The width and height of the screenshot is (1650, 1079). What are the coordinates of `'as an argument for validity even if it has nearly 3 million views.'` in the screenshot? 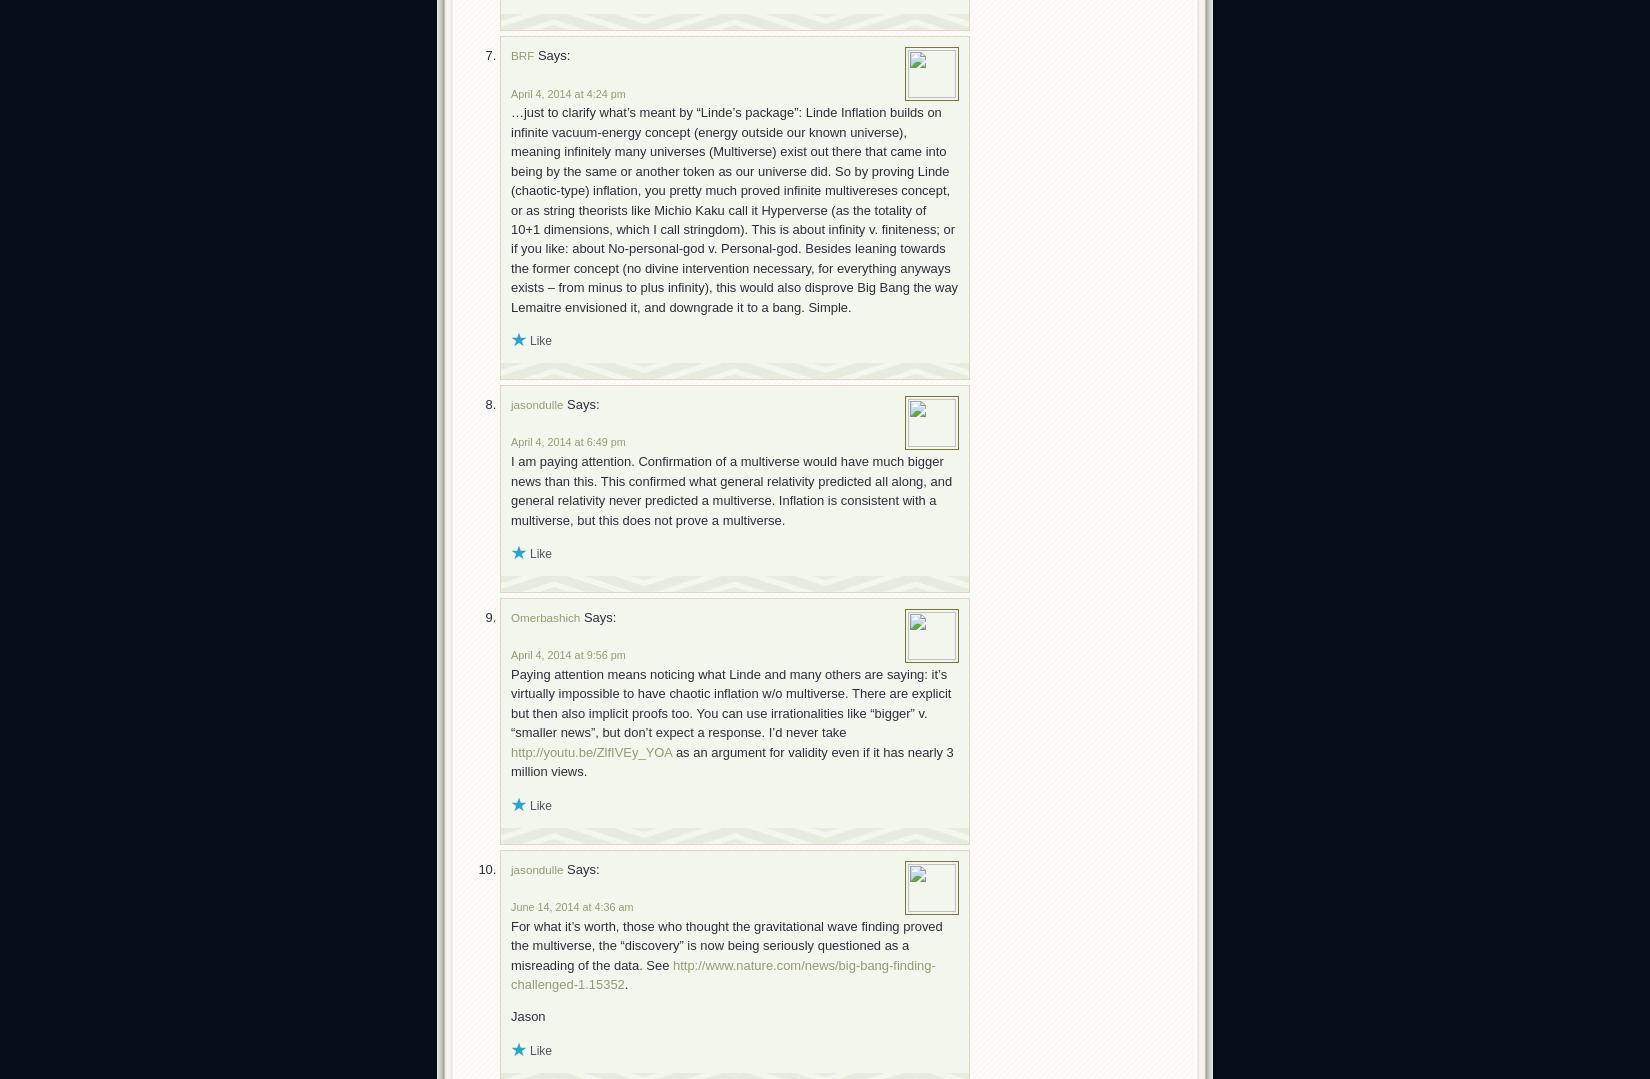 It's located at (730, 761).